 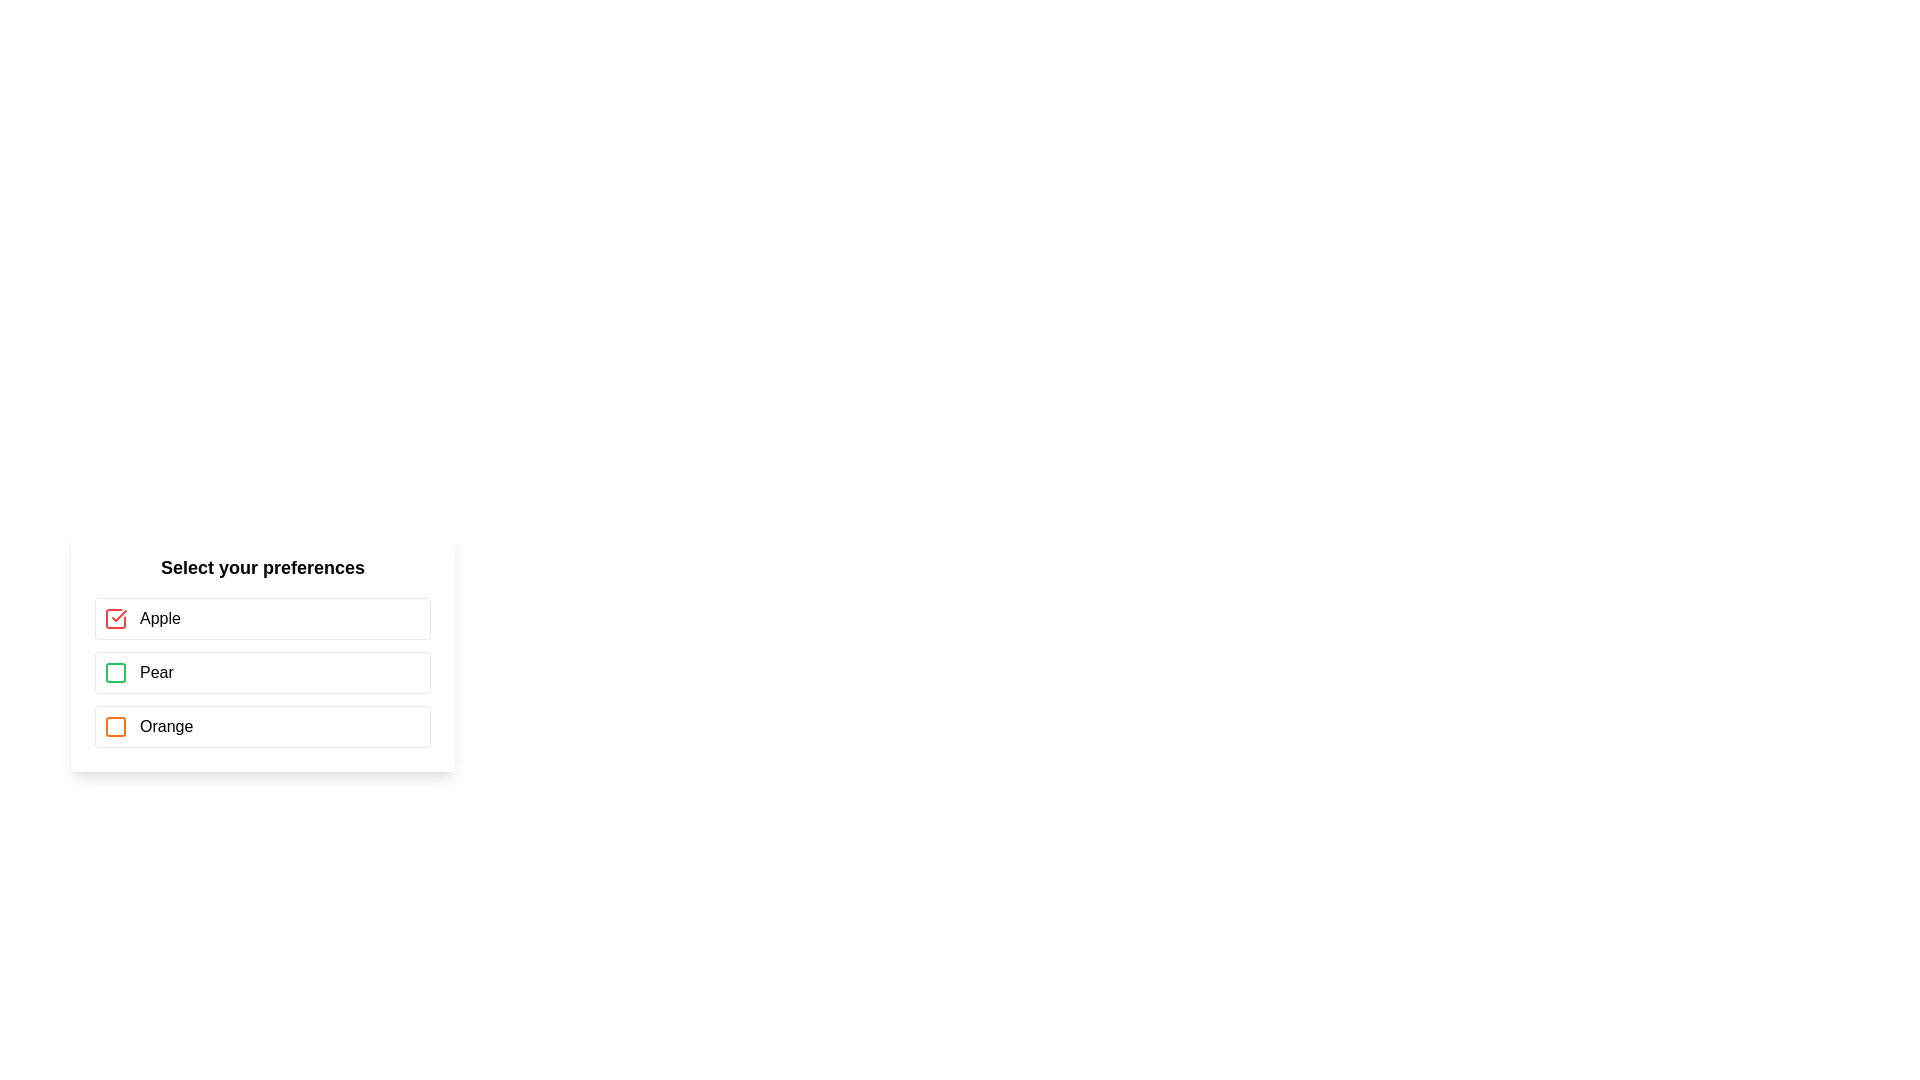 What do you see at coordinates (114, 617) in the screenshot?
I see `the visual status of the checkmark icon indicating the selection status of the 'Apple' option in the preference selection list, located to the left of the text 'Apple'` at bounding box center [114, 617].